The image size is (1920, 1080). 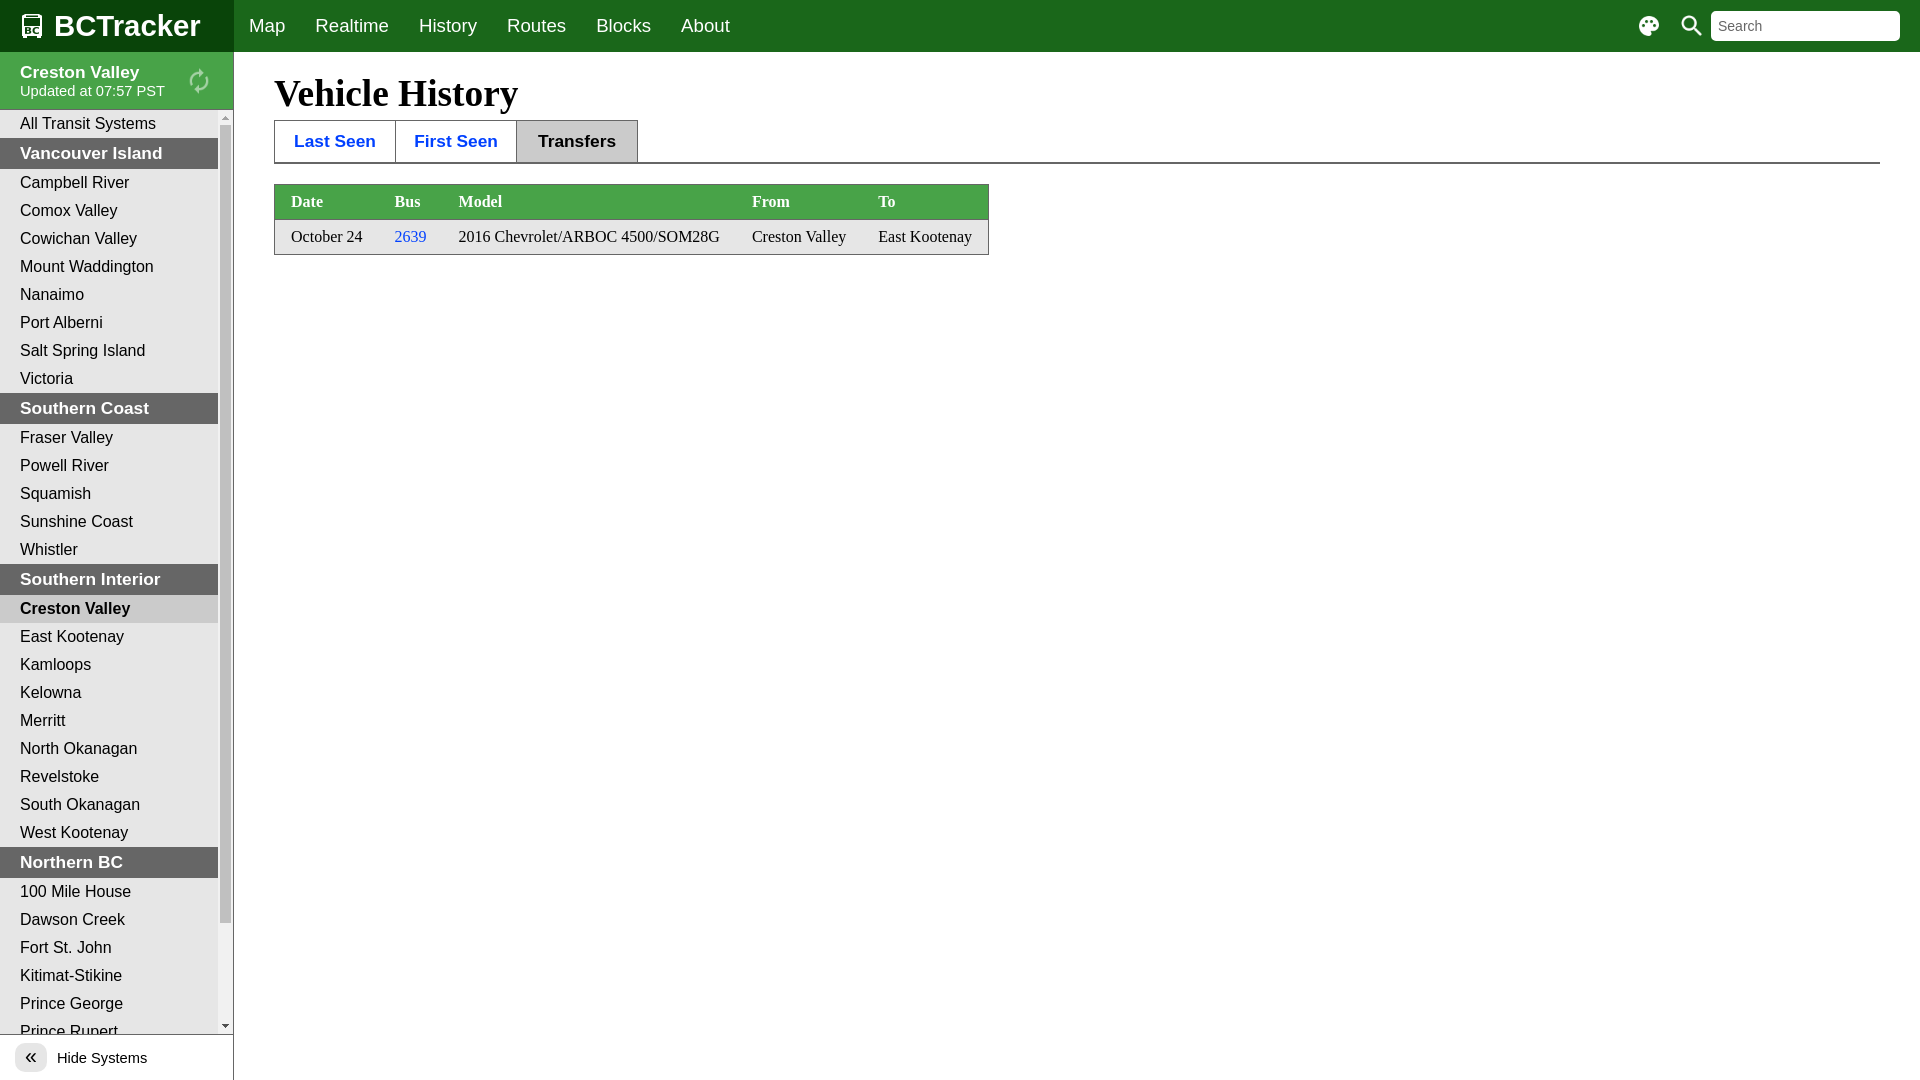 I want to click on 'Sunshine Coast', so click(x=108, y=520).